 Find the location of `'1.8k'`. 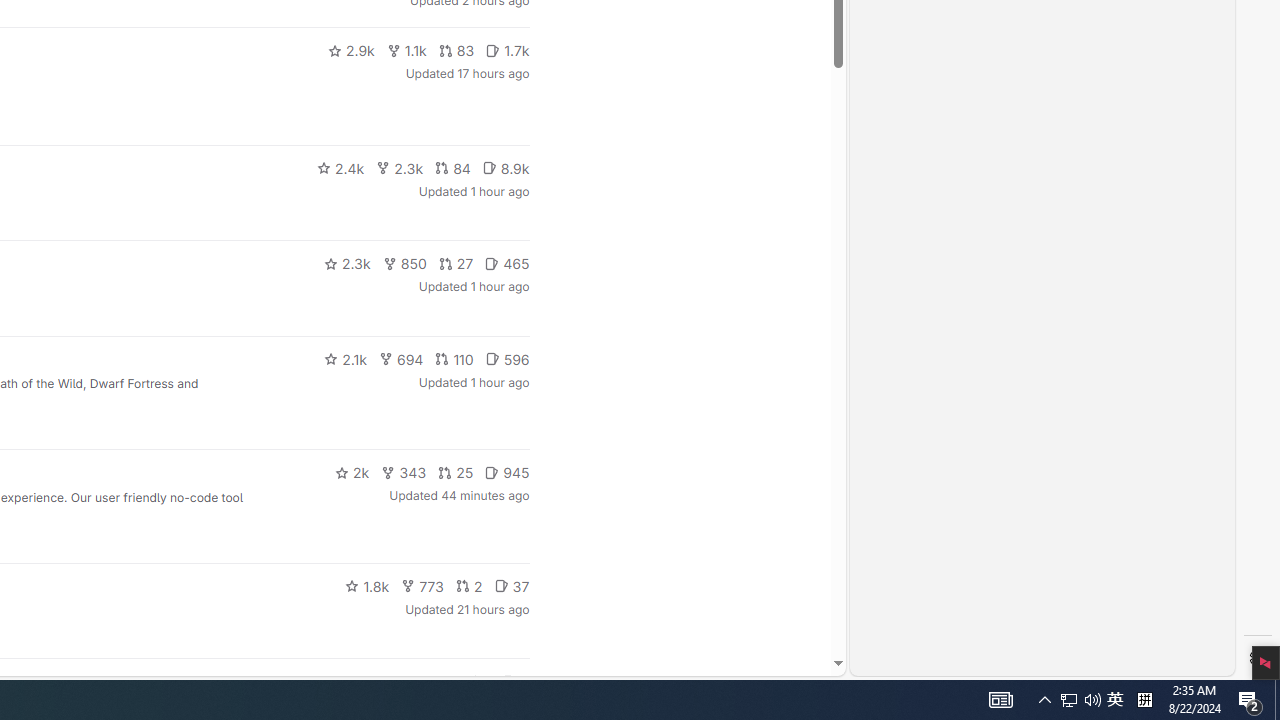

'1.8k' is located at coordinates (368, 585).